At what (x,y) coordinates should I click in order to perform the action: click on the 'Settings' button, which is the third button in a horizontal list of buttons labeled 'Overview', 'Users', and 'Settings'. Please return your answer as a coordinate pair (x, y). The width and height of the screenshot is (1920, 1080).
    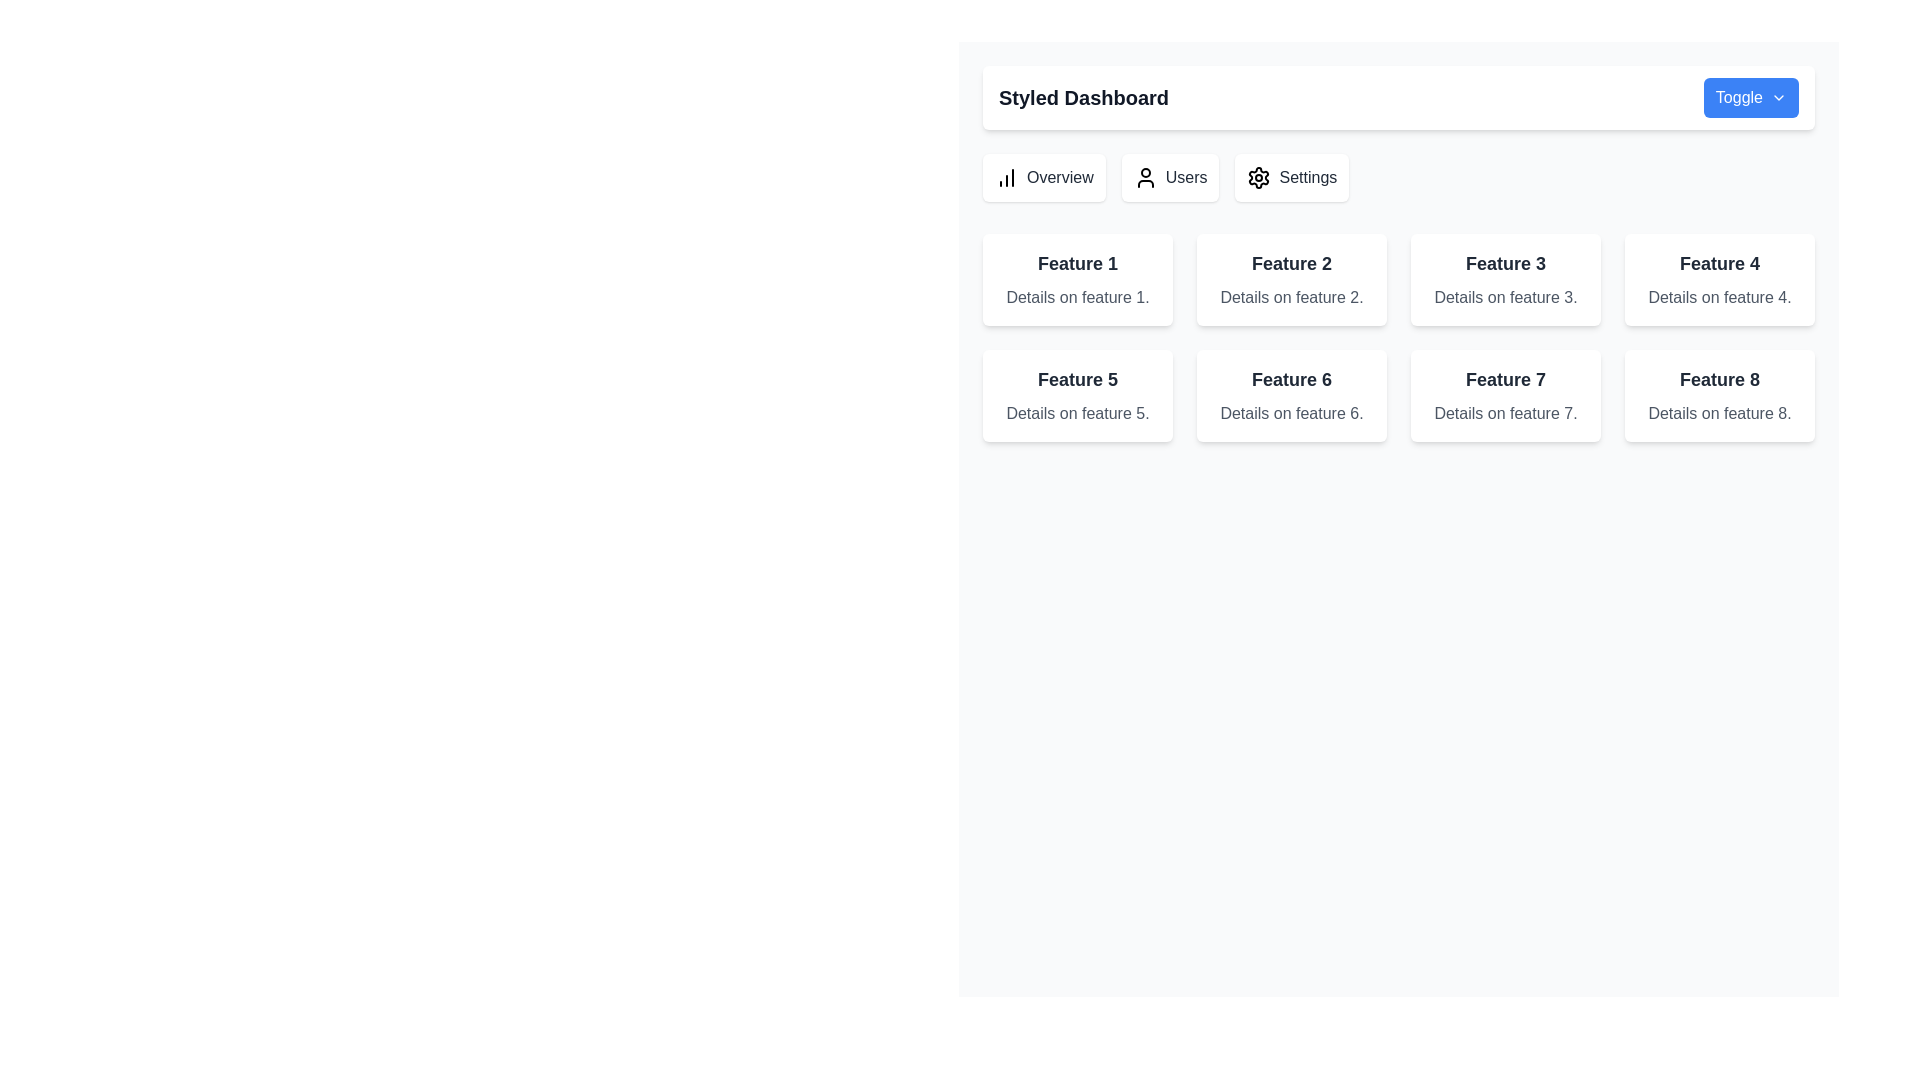
    Looking at the image, I should click on (1292, 176).